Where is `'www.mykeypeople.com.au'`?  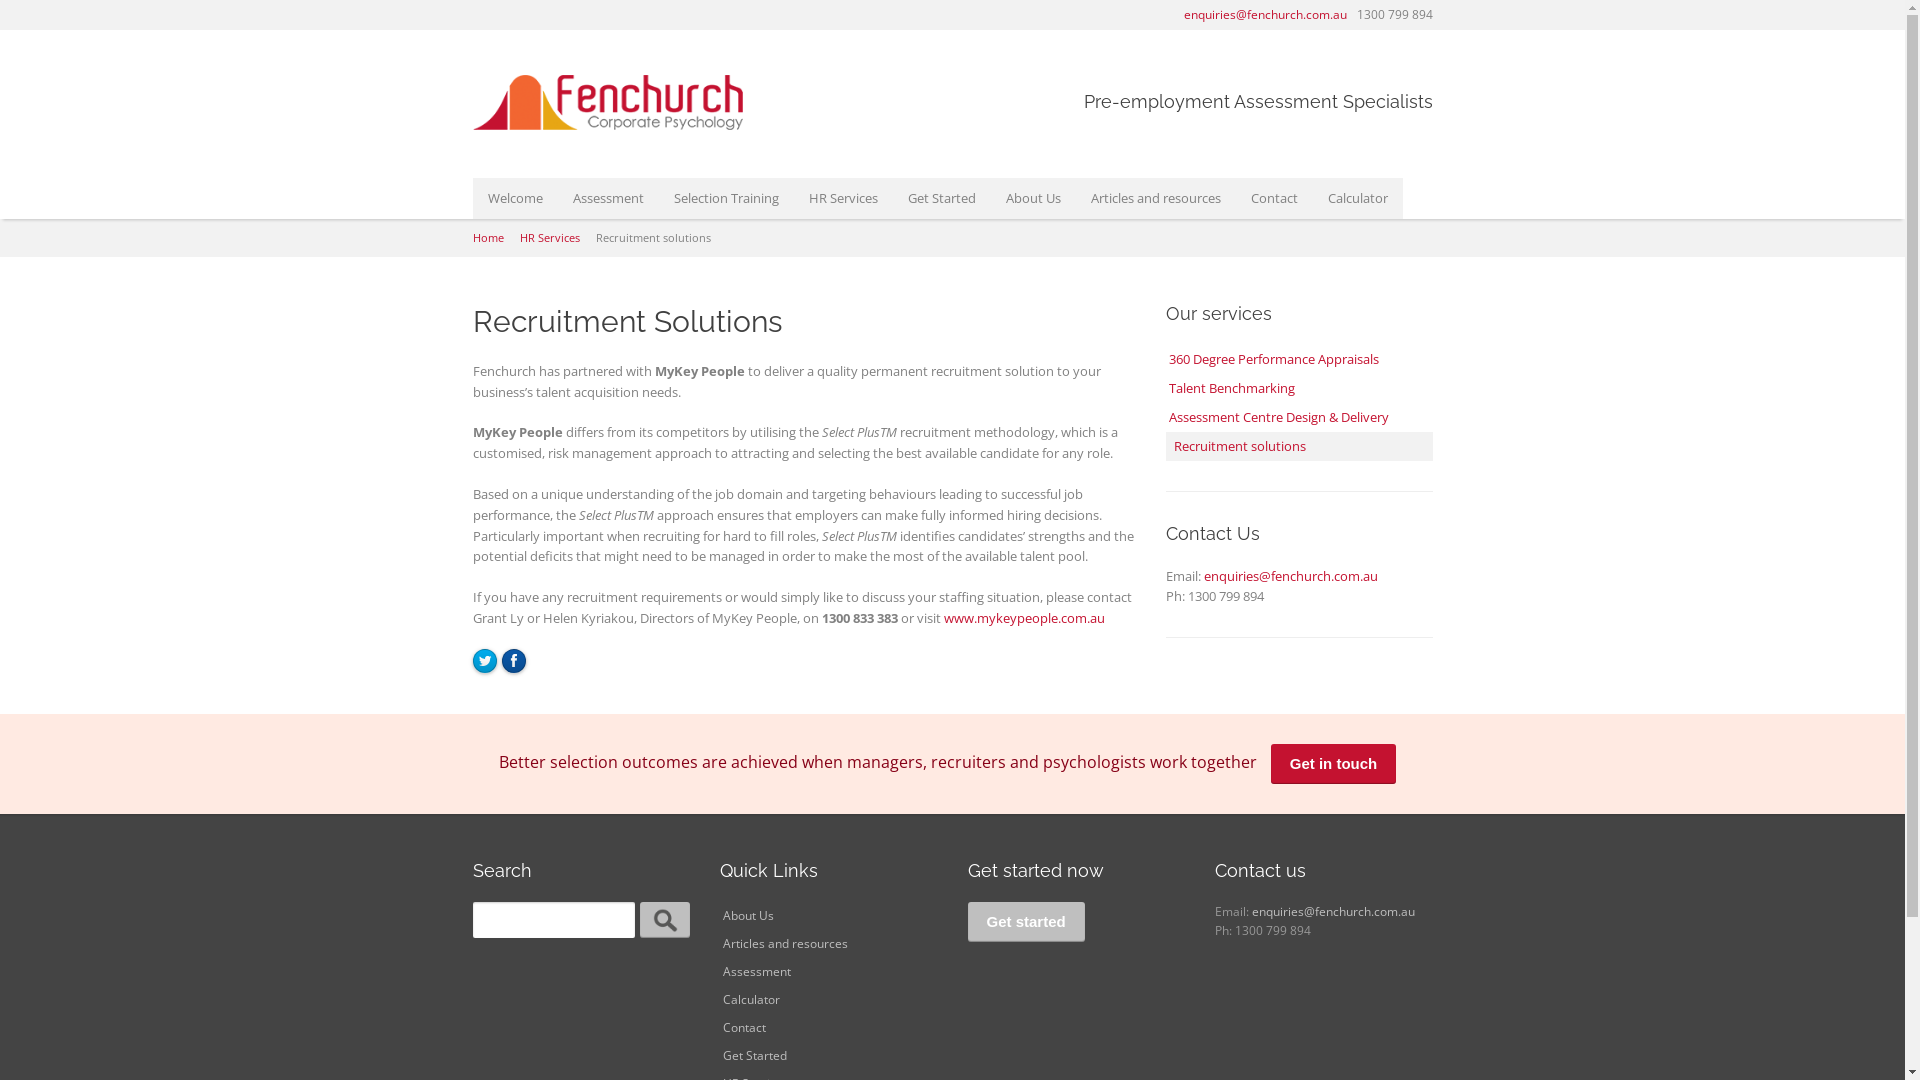
'www.mykeypeople.com.au' is located at coordinates (1024, 616).